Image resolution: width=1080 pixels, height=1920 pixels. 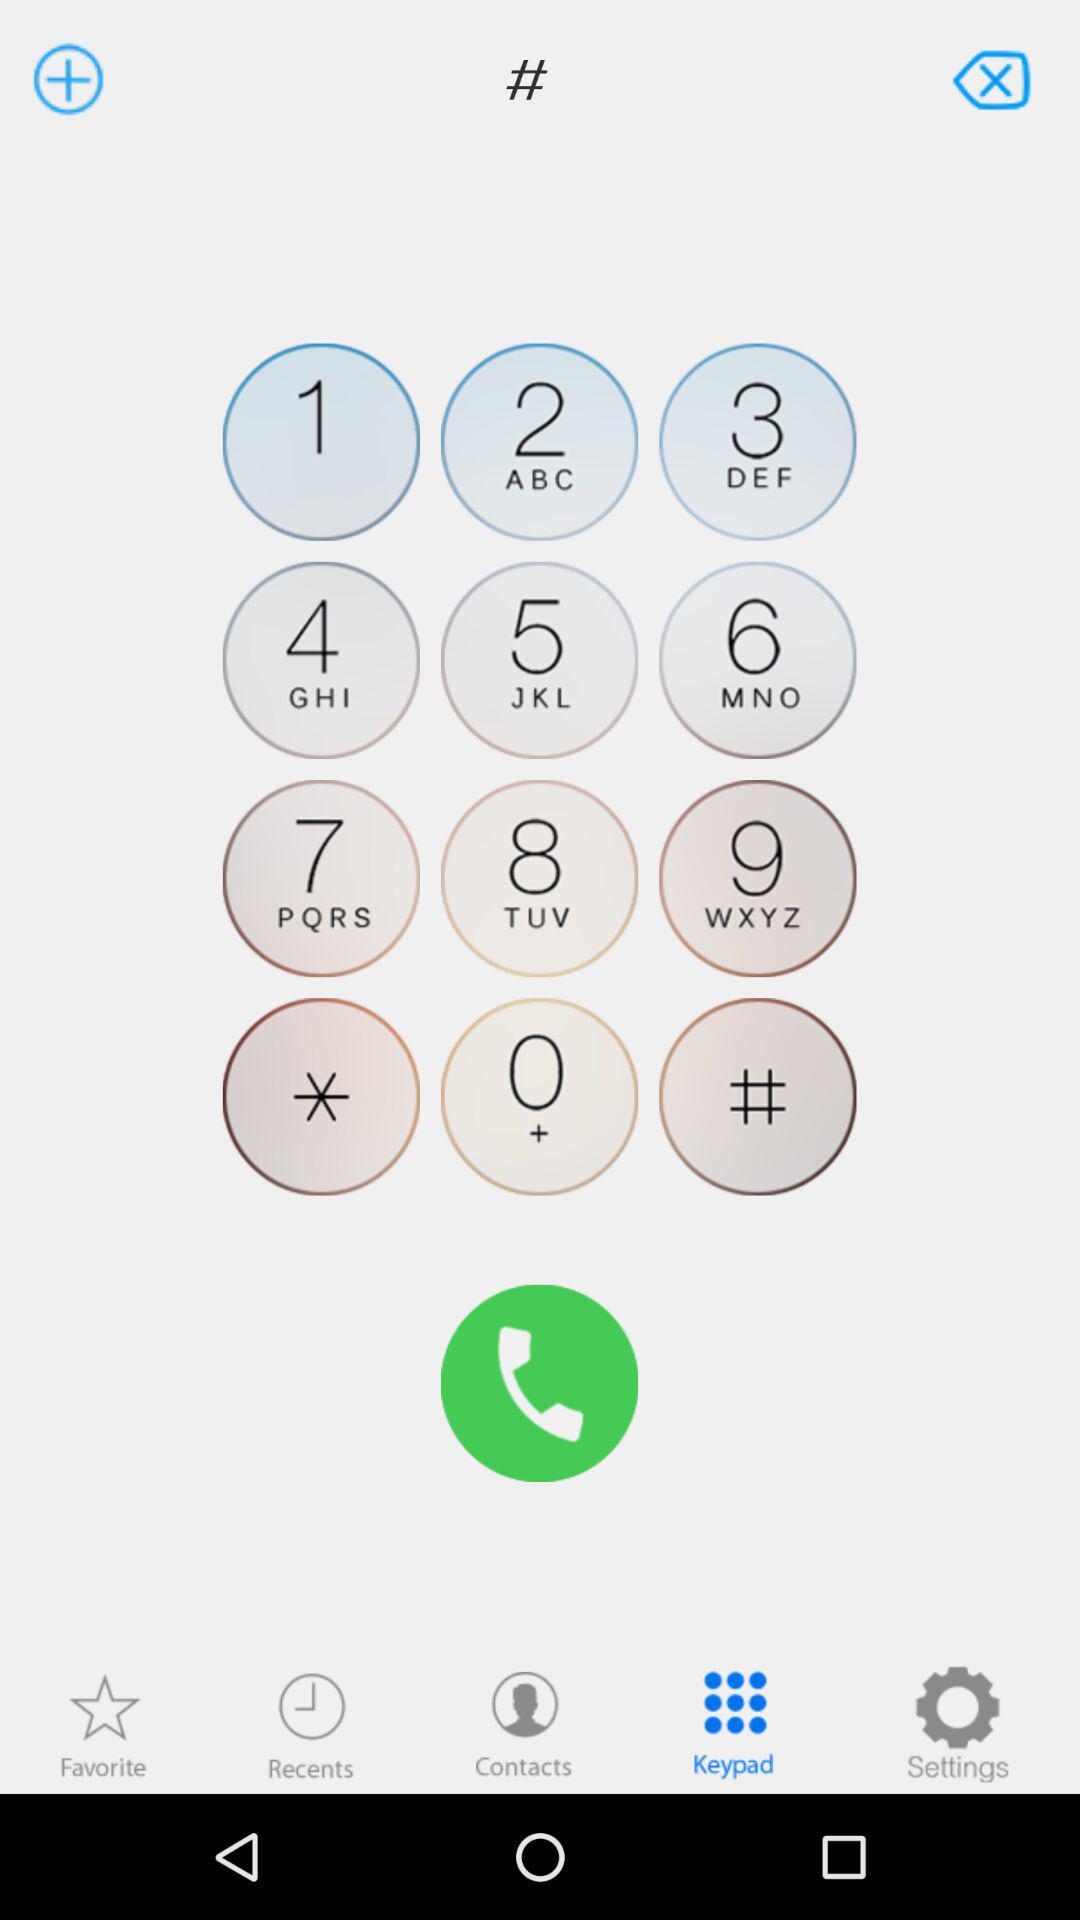 I want to click on zero button, so click(x=538, y=1095).